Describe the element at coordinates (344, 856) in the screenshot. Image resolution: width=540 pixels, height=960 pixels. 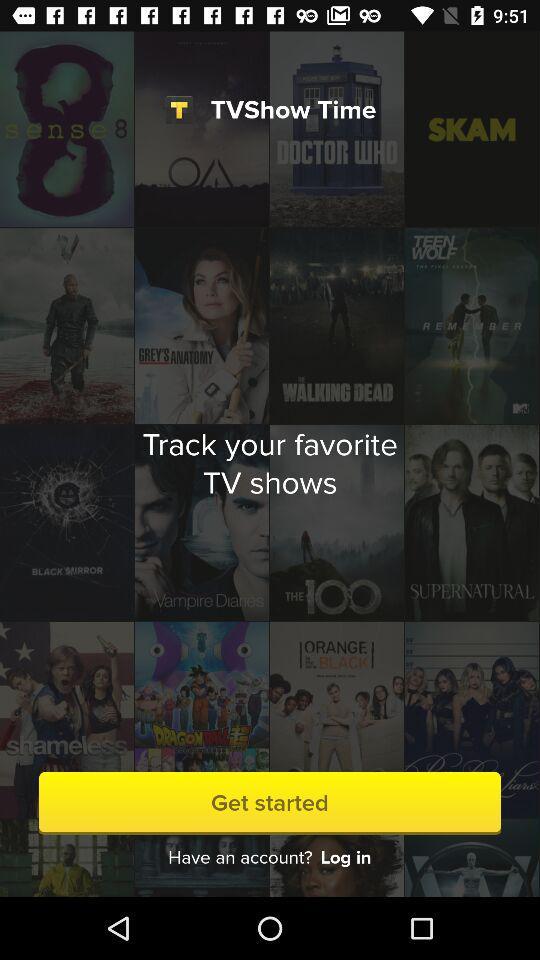
I see `the log in icon` at that location.